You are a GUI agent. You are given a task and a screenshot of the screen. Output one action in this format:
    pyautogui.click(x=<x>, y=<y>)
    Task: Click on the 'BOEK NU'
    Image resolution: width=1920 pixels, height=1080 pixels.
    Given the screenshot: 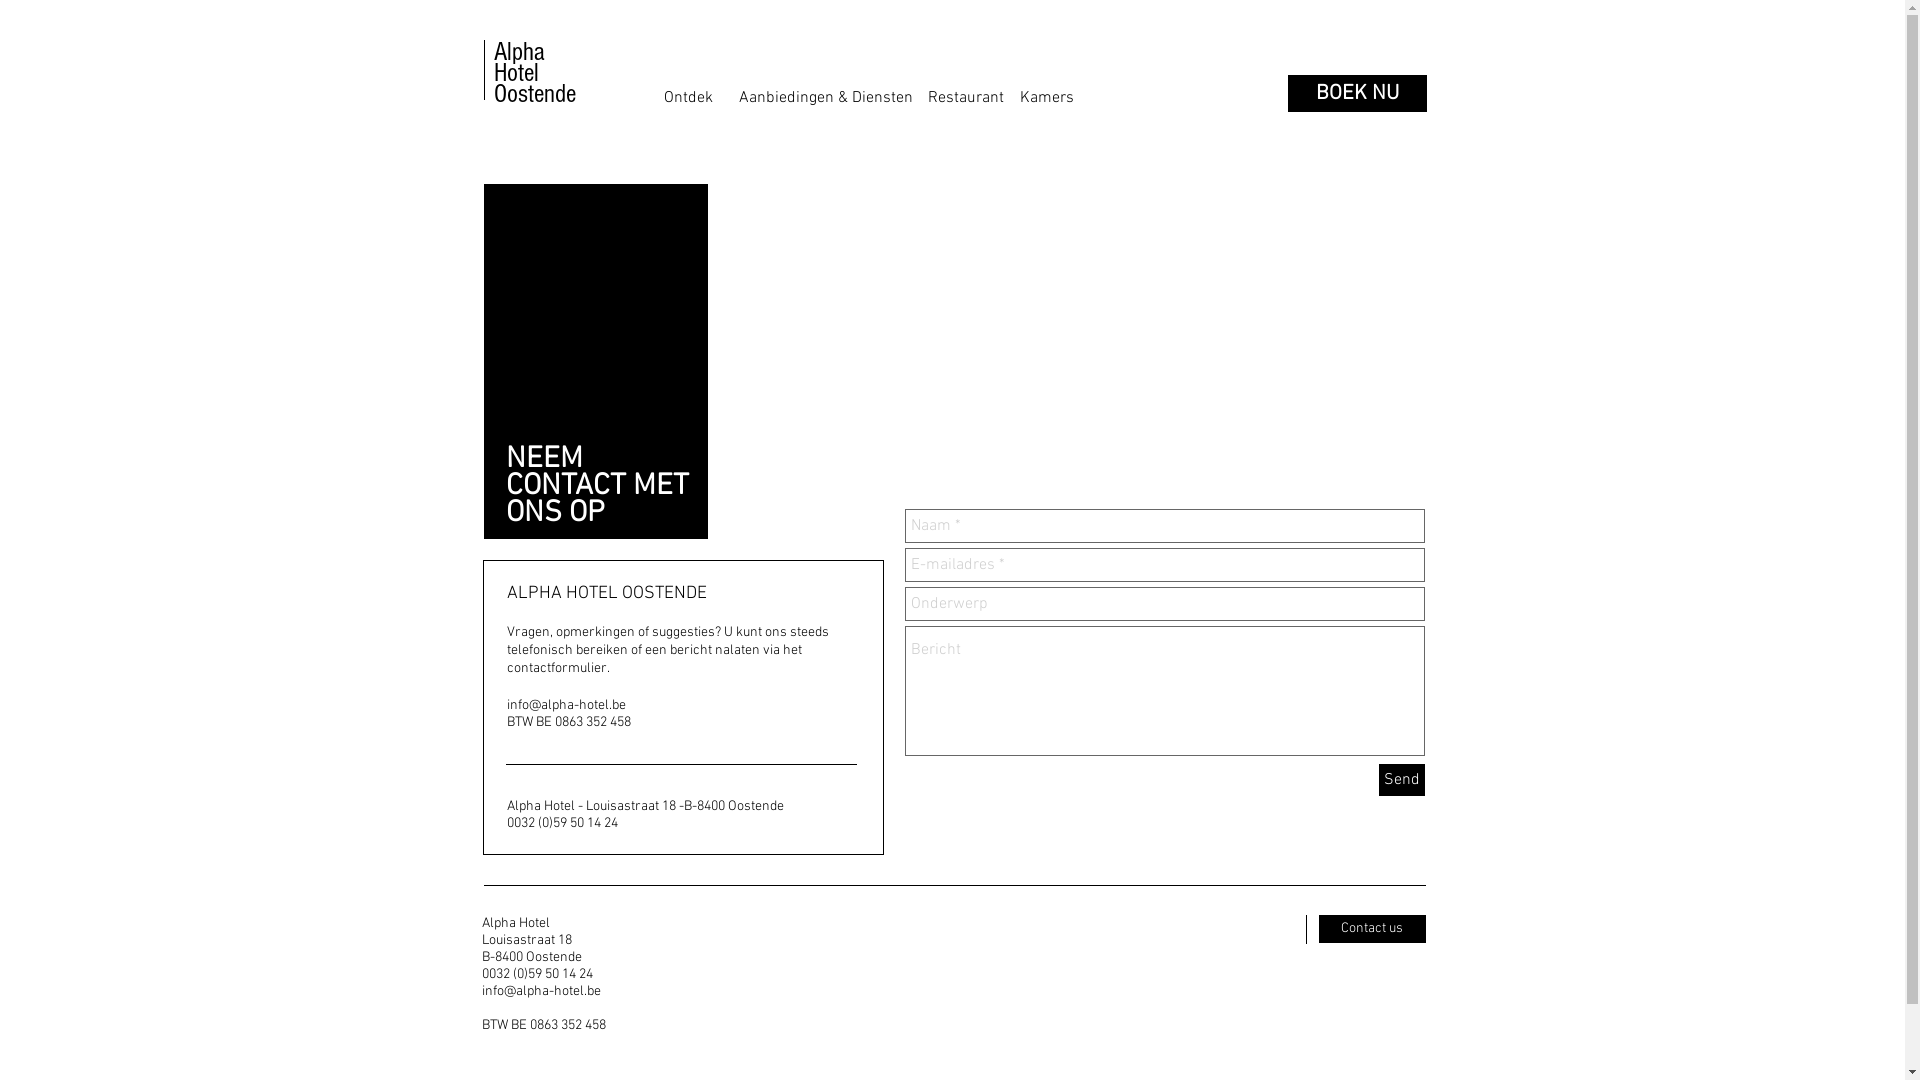 What is the action you would take?
    pyautogui.click(x=1357, y=93)
    